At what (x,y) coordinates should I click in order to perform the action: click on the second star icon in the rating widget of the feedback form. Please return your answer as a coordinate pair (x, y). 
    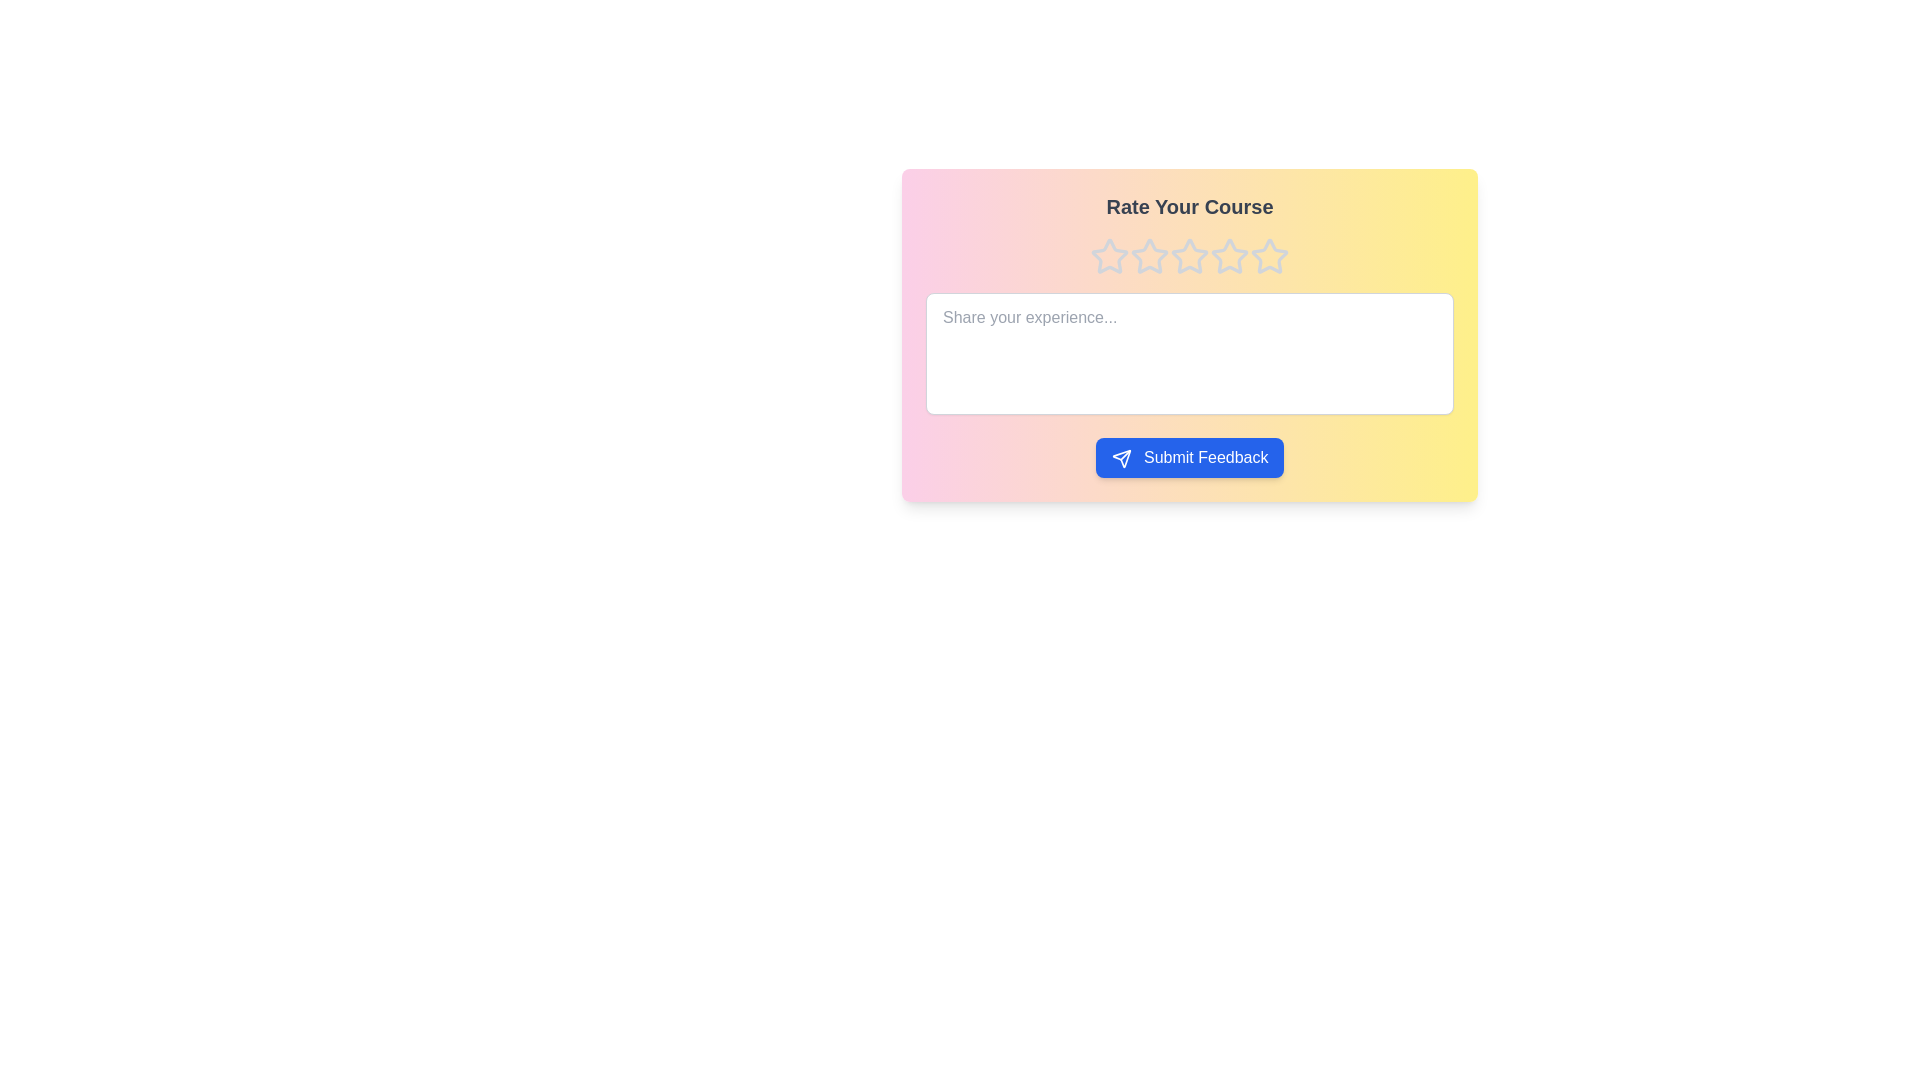
    Looking at the image, I should click on (1190, 255).